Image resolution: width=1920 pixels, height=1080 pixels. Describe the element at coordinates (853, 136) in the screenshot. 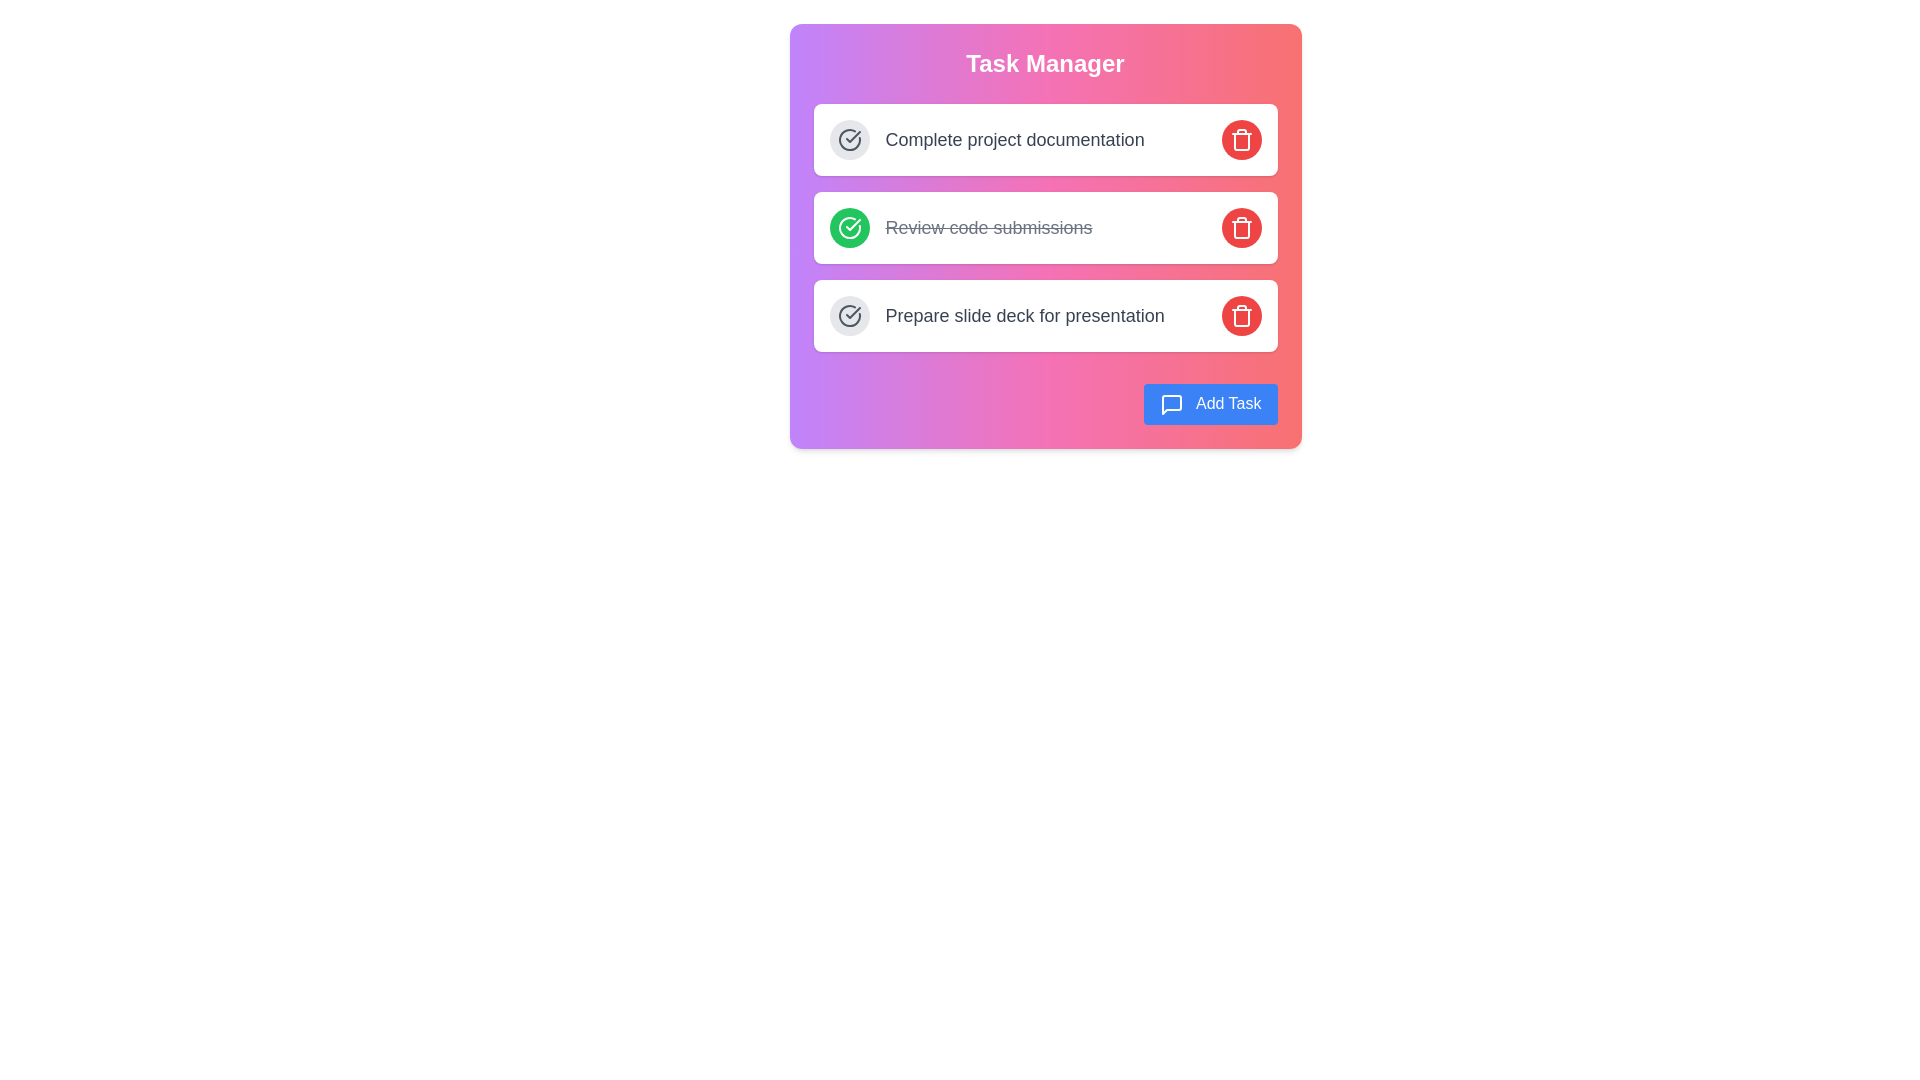

I see `the curved checkmark icon located in the second task entry of the task manager list` at that location.